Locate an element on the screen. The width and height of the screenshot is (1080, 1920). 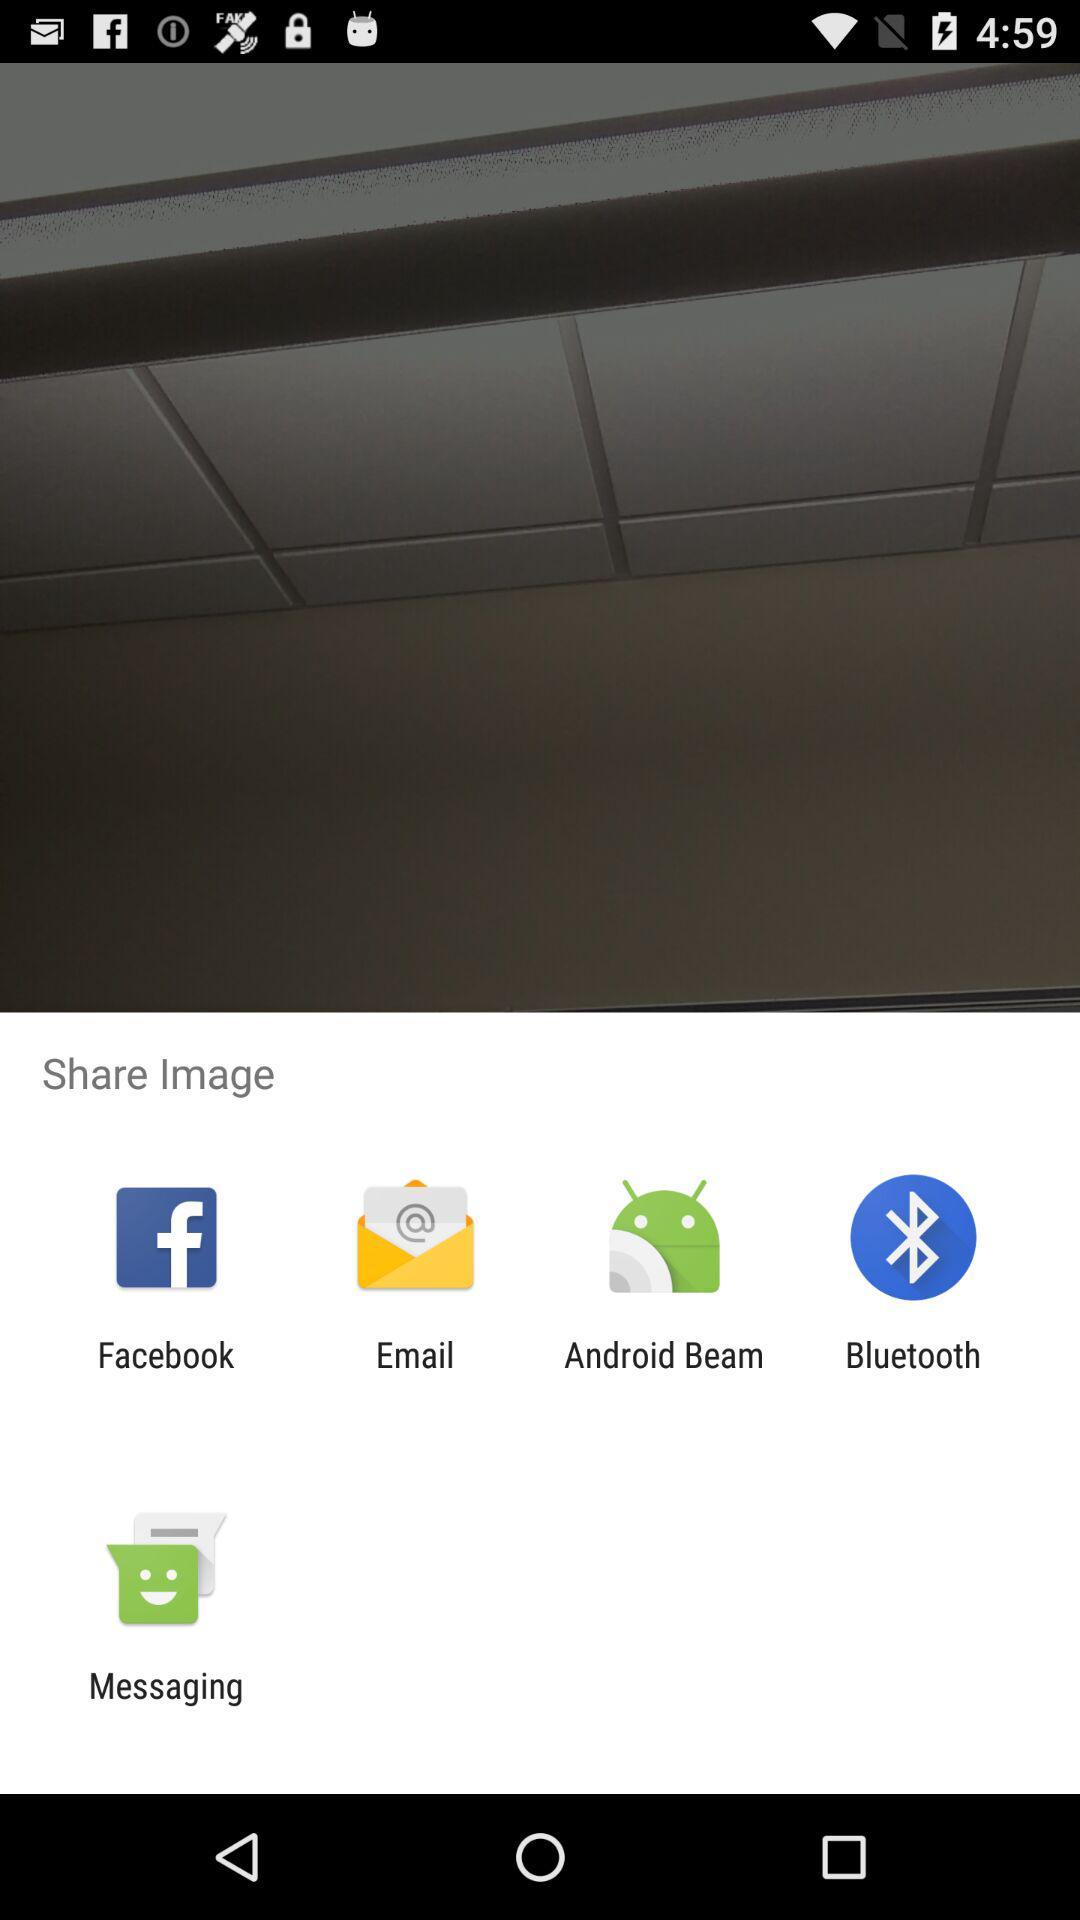
icon next to android beam icon is located at coordinates (414, 1374).